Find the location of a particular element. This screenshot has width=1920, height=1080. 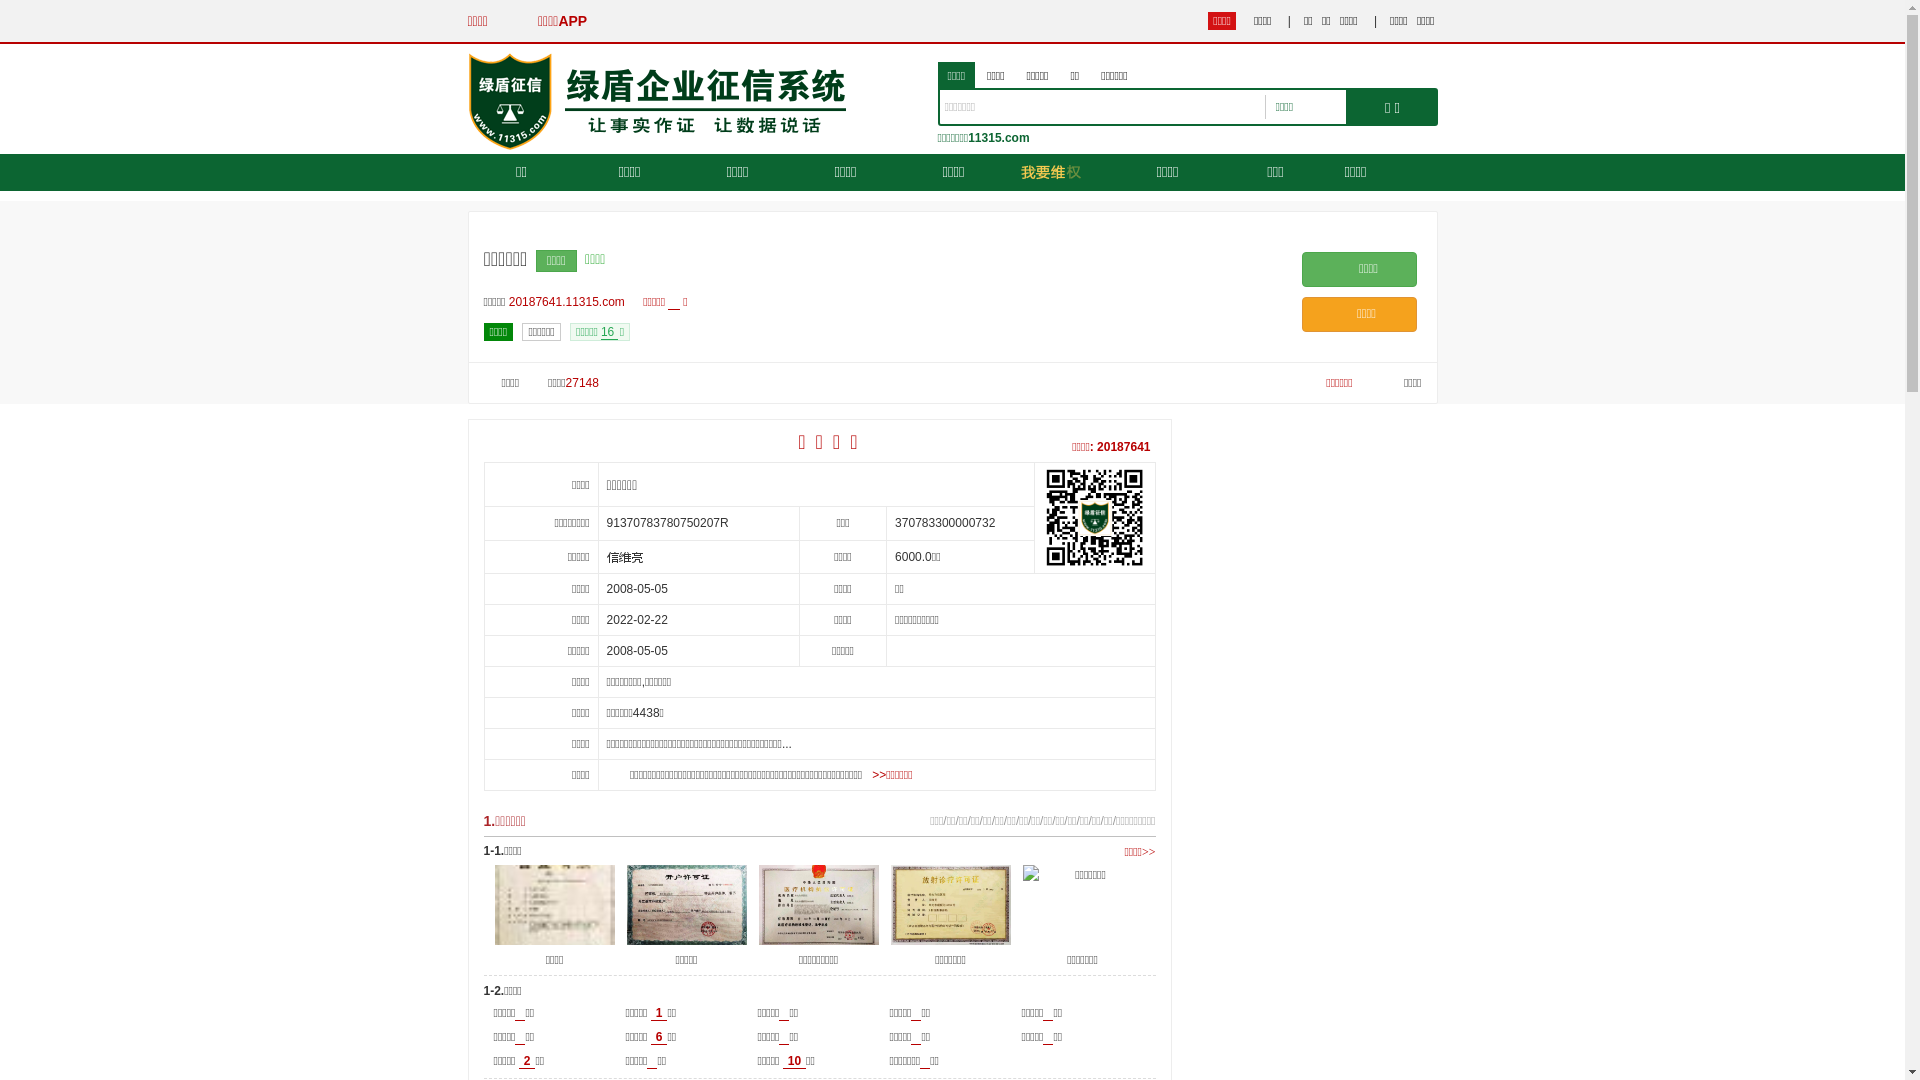

'20187641.11315.com' is located at coordinates (570, 301).